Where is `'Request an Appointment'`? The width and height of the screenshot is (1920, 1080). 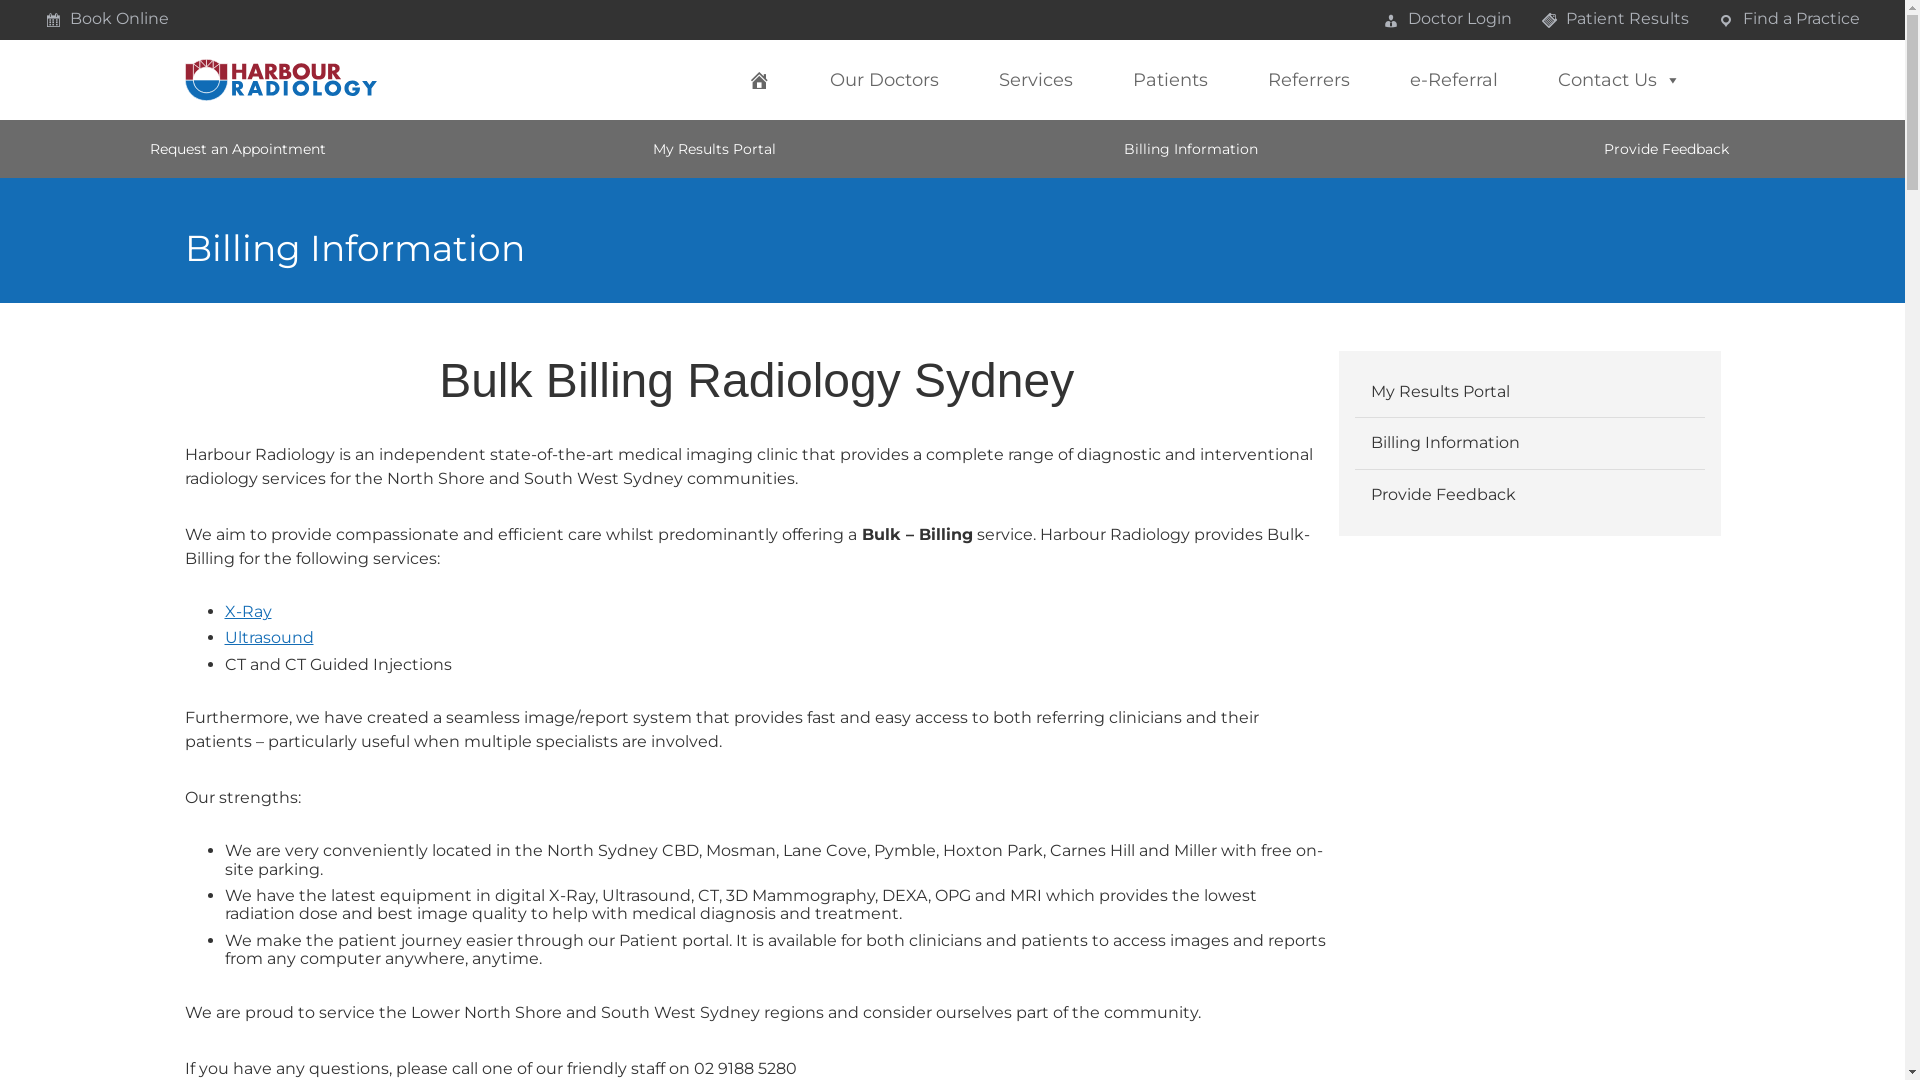
'Request an Appointment' is located at coordinates (238, 148).